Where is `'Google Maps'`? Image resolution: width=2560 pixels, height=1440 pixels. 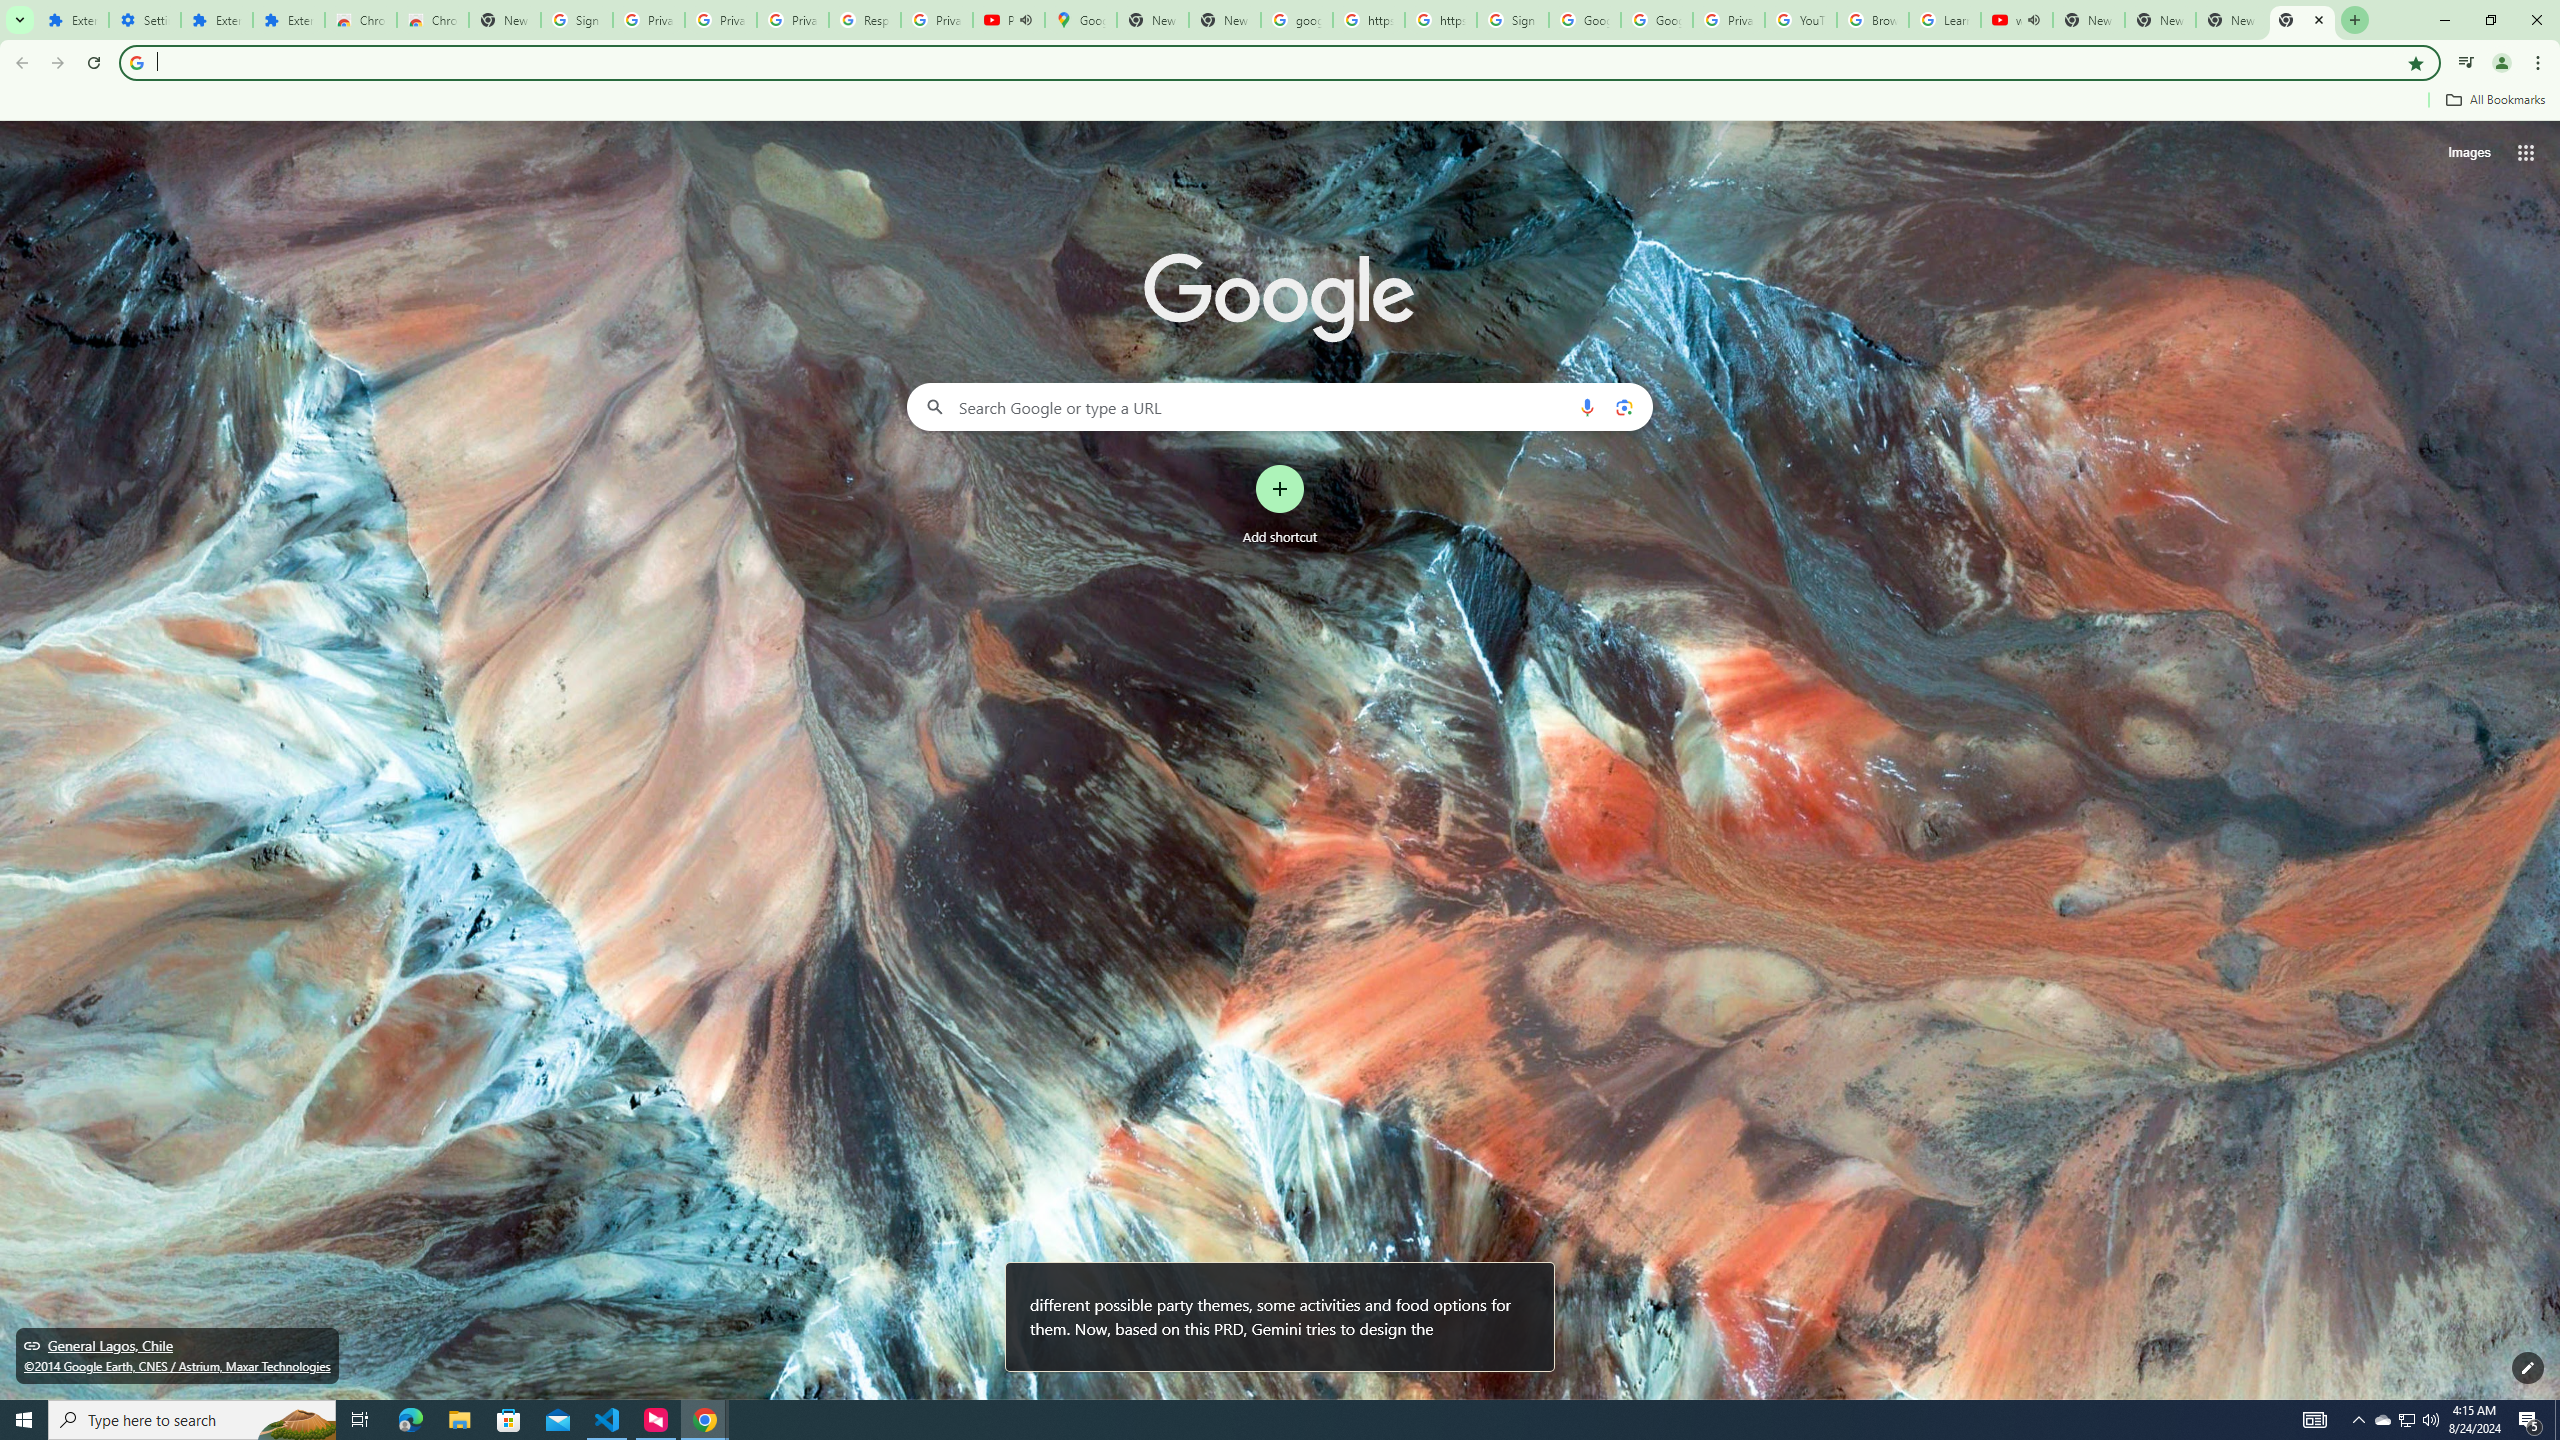 'Google Maps' is located at coordinates (1080, 19).